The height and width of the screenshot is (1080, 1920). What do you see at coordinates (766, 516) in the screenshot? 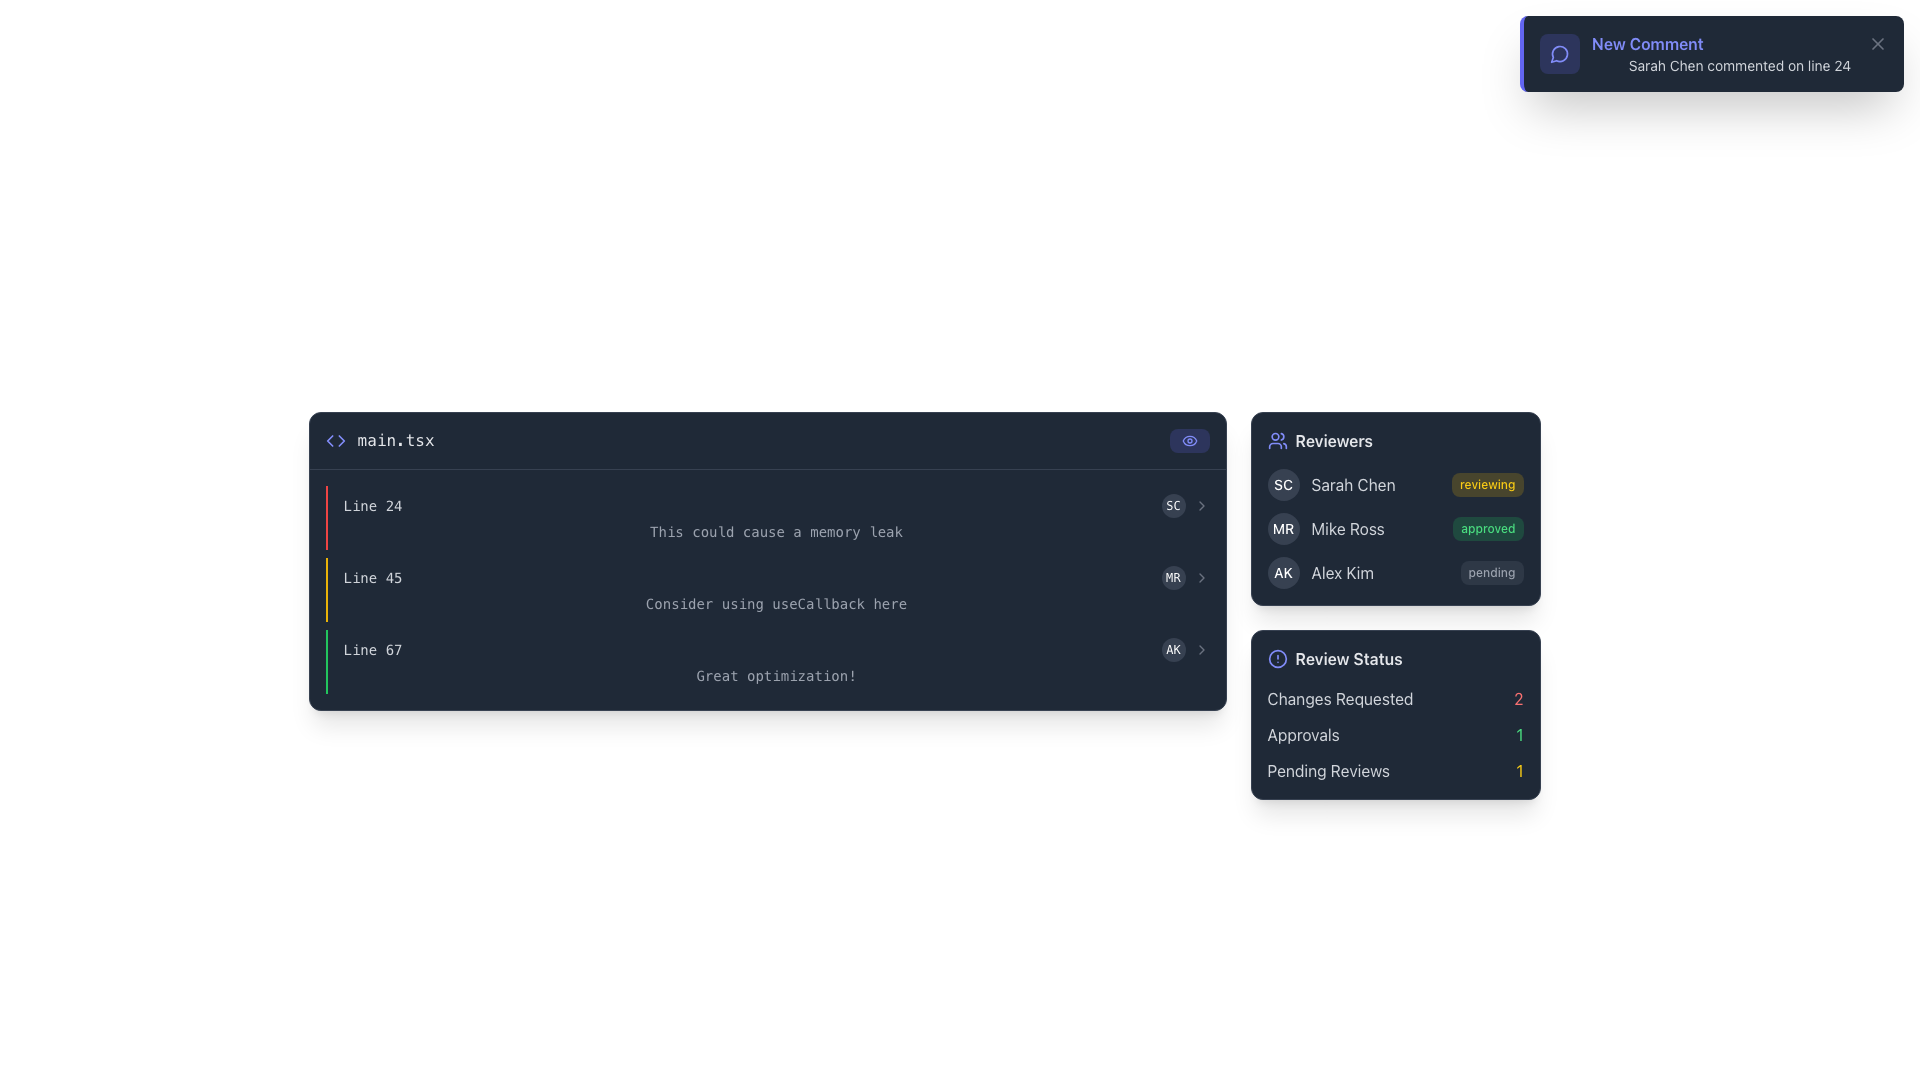
I see `the first comment entry regarding 'Line 24' in the comment section, which provides additional insight related to the code` at bounding box center [766, 516].